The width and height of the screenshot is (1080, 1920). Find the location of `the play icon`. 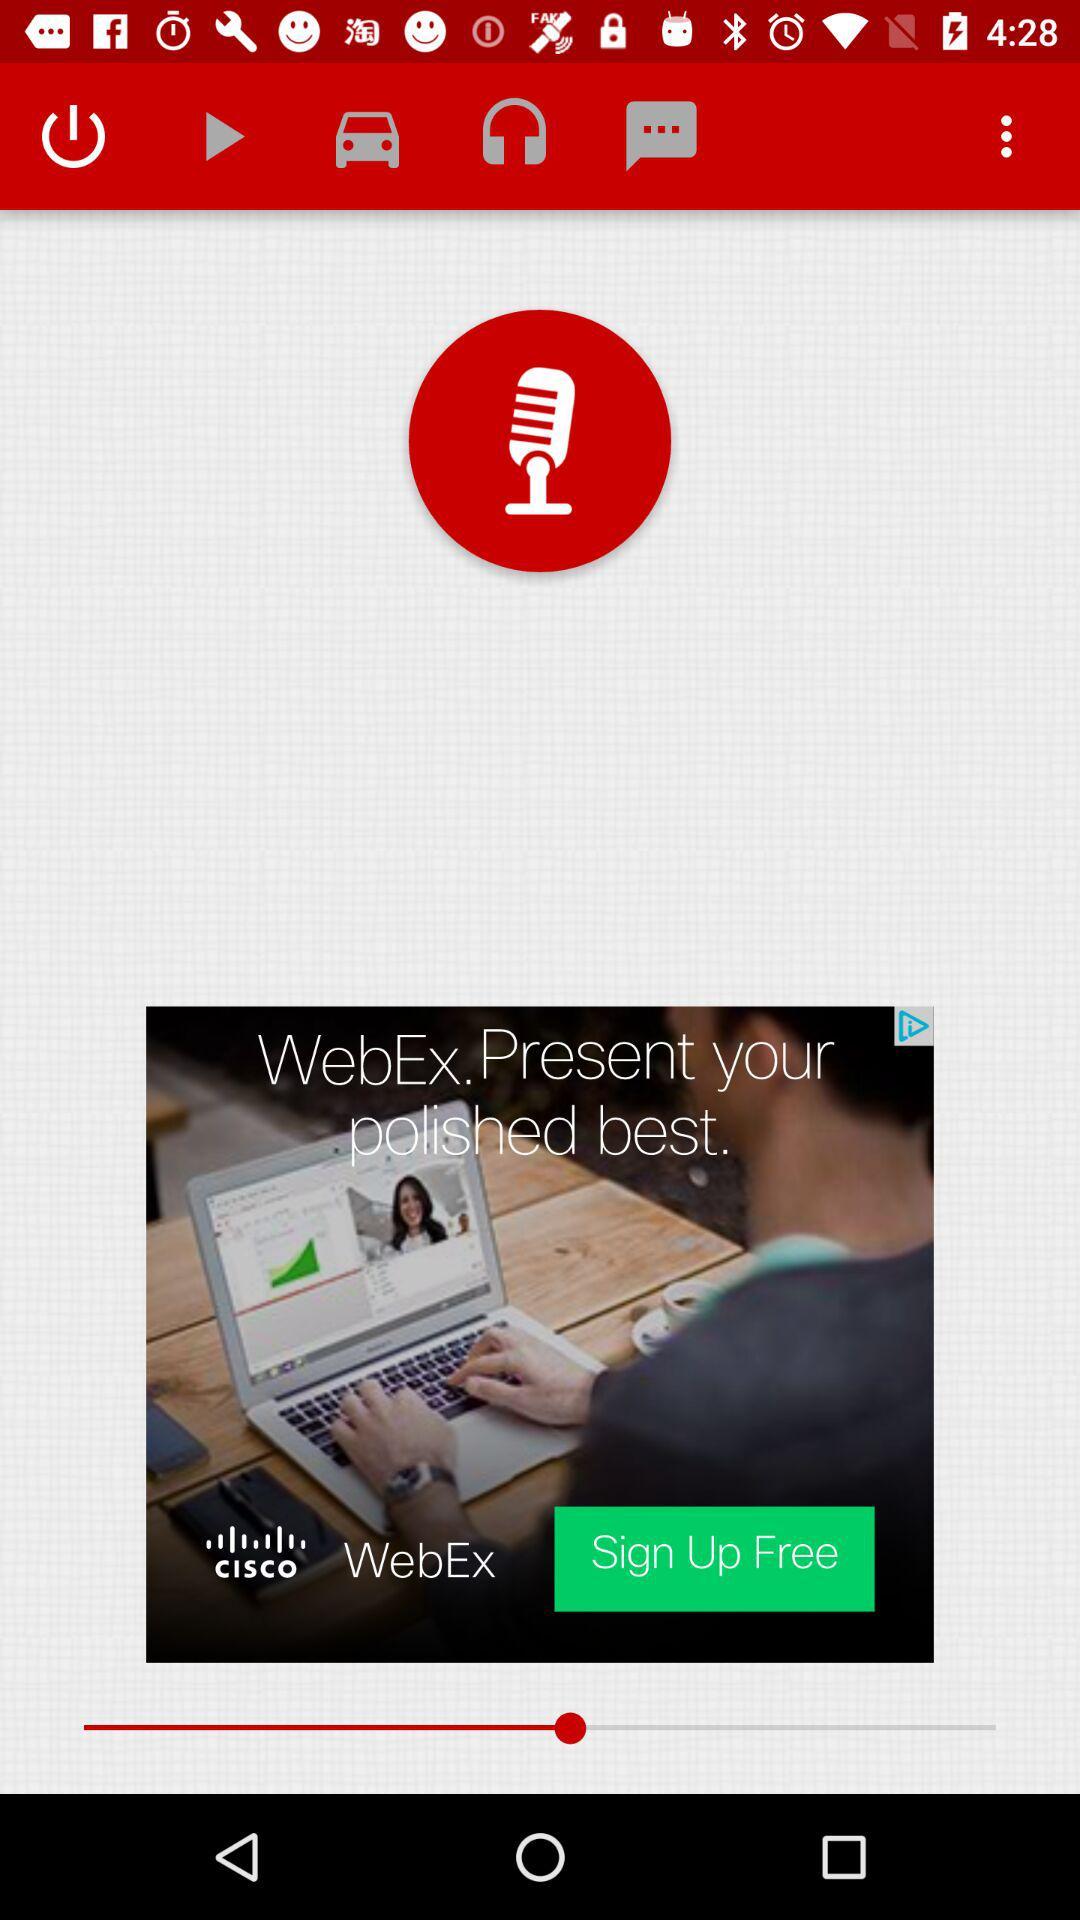

the play icon is located at coordinates (220, 135).